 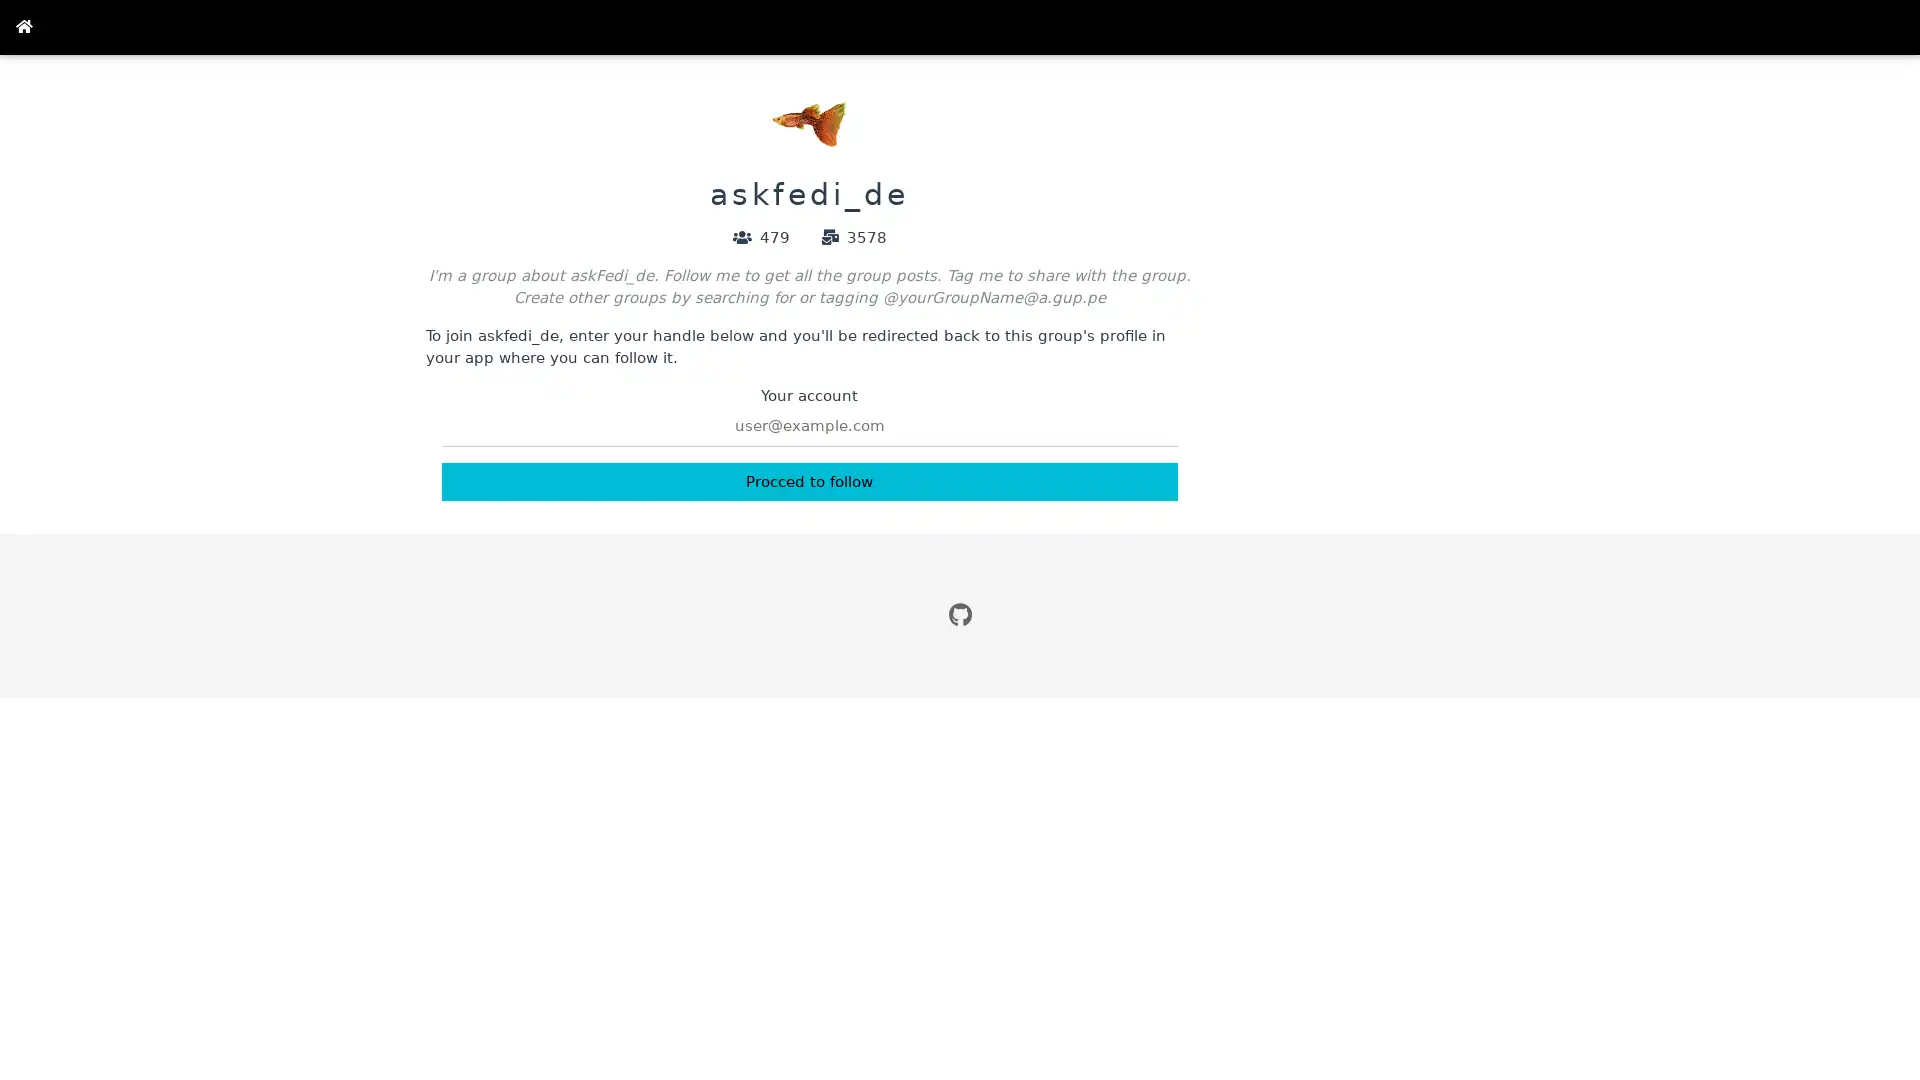 I want to click on Procced to follow, so click(x=809, y=481).